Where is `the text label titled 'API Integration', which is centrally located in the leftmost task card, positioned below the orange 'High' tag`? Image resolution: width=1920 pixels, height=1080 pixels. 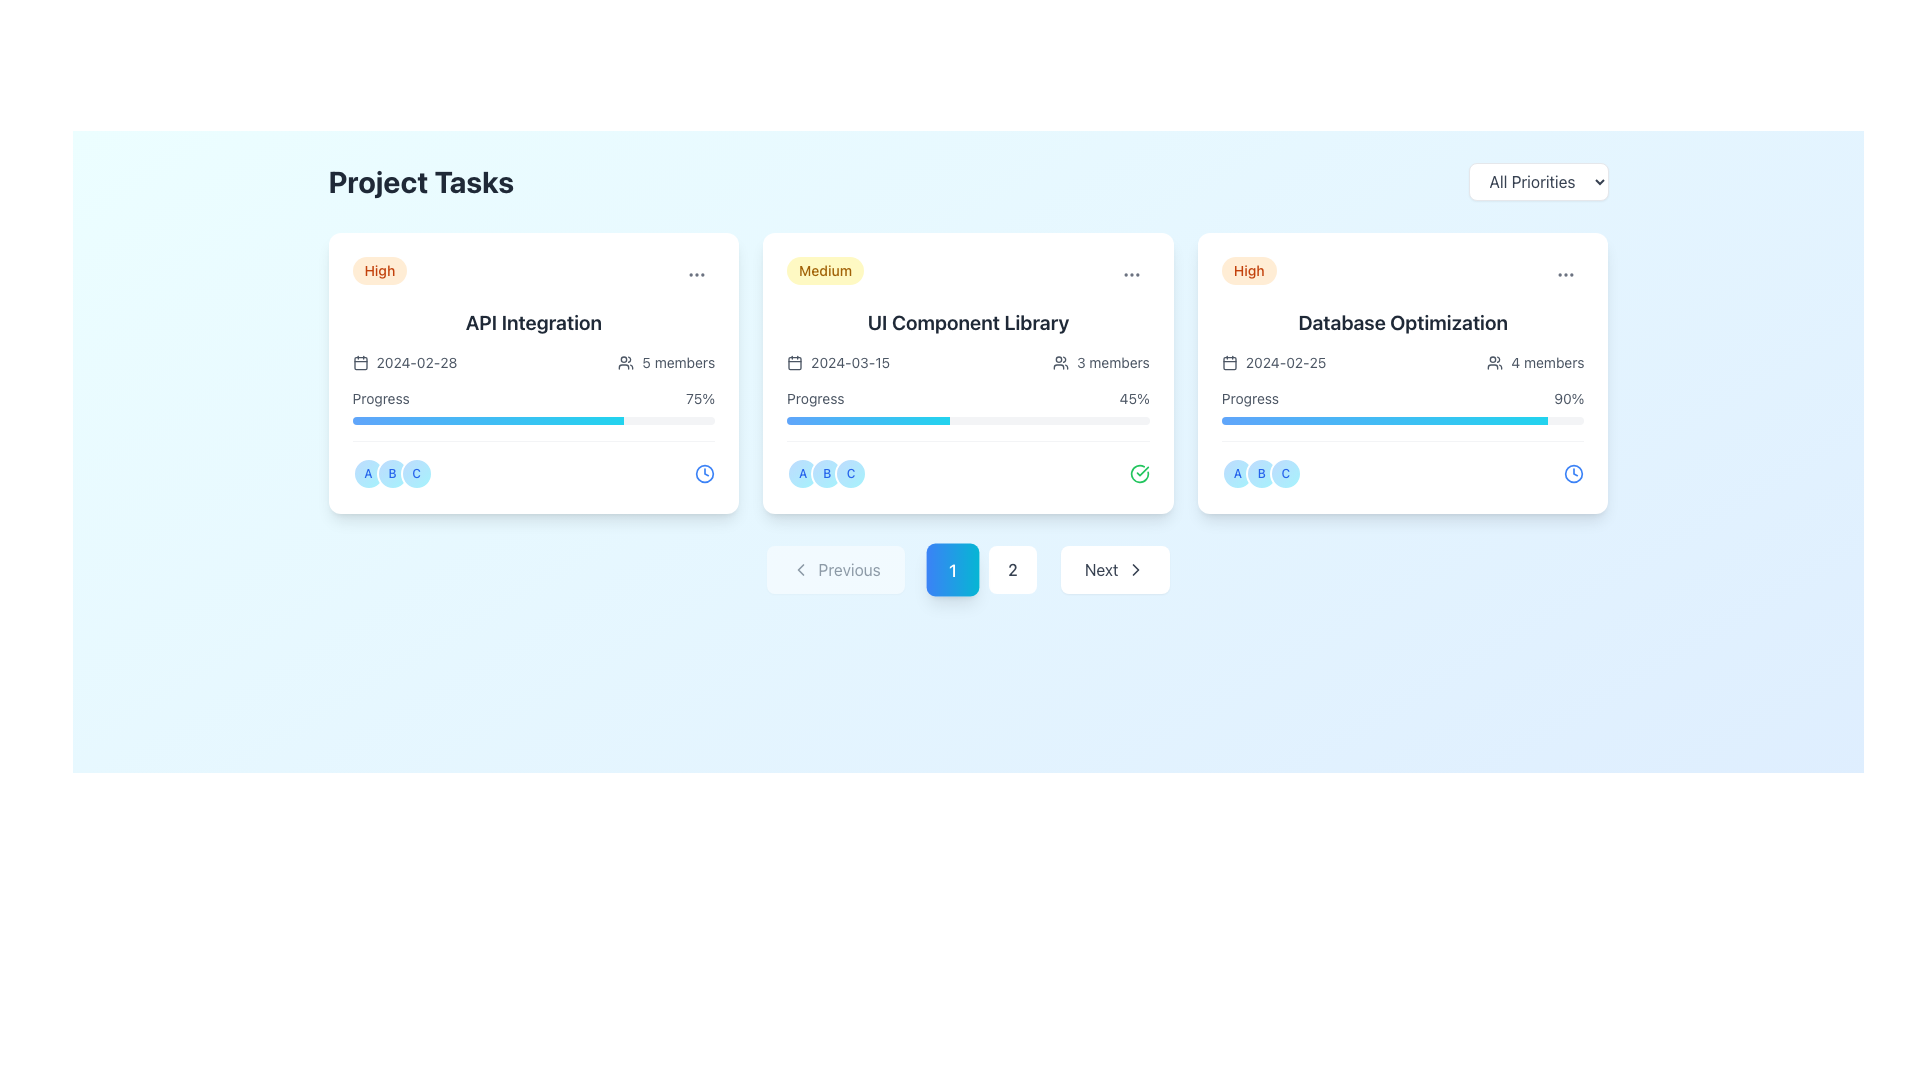
the text label titled 'API Integration', which is centrally located in the leftmost task card, positioned below the orange 'High' tag is located at coordinates (533, 322).